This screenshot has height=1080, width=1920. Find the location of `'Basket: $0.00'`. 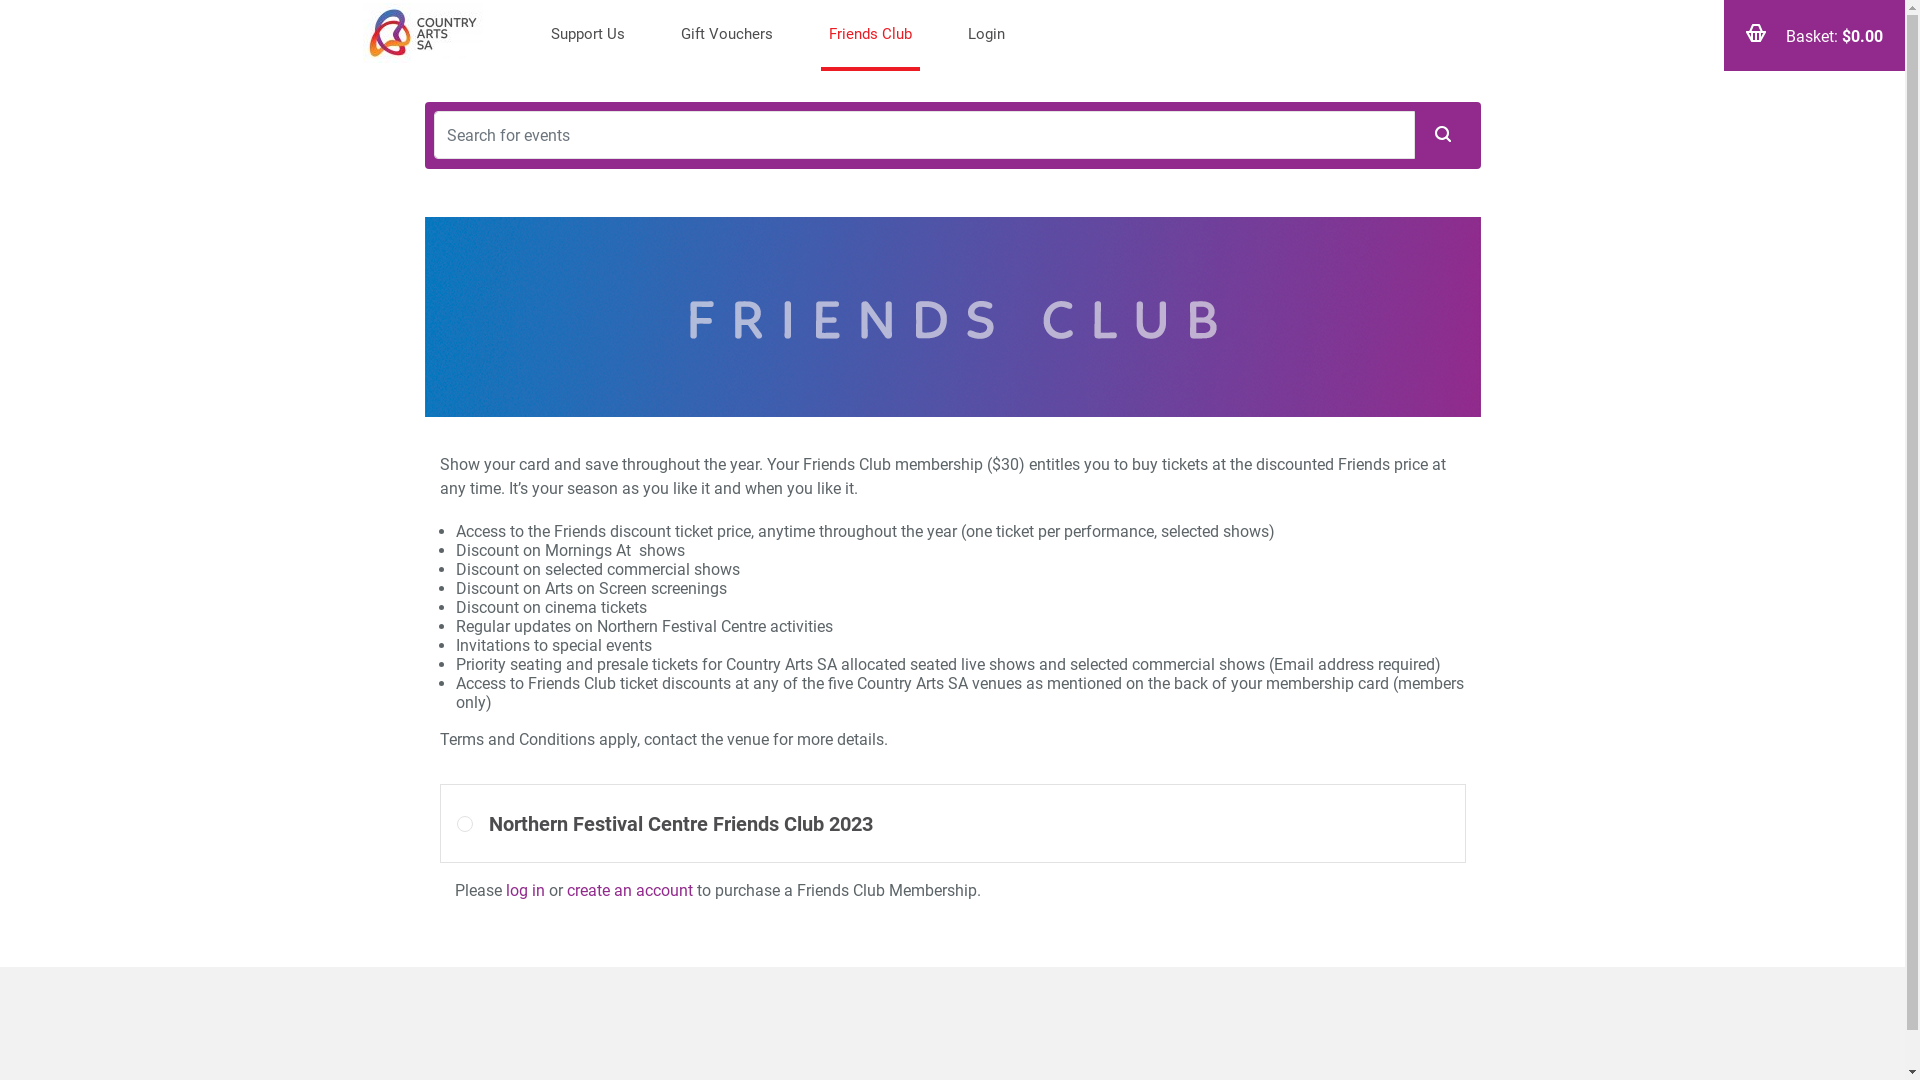

'Basket: $0.00' is located at coordinates (1814, 35).